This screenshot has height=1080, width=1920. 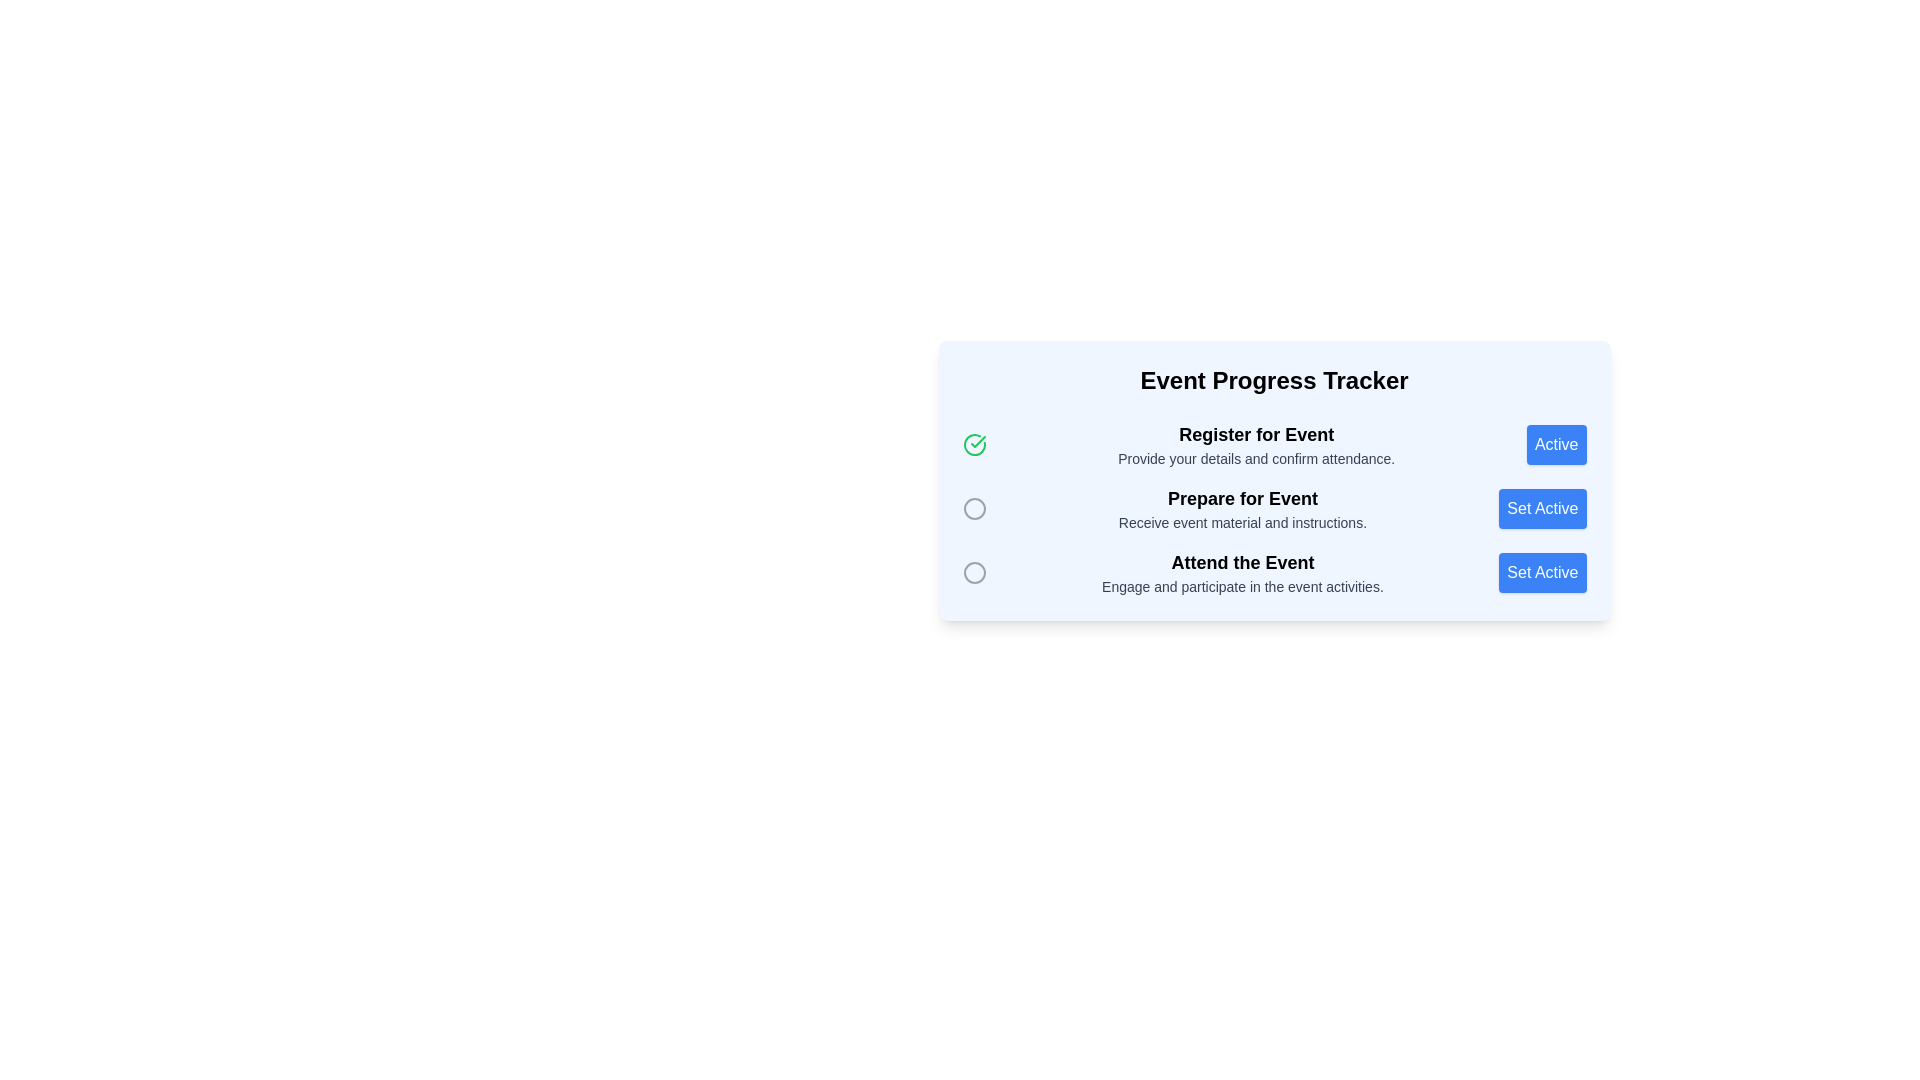 I want to click on the second circular status icon with a gray border in the progress tracker interface, which is positioned below the green checkmark and above the lower empty circle, so click(x=974, y=508).